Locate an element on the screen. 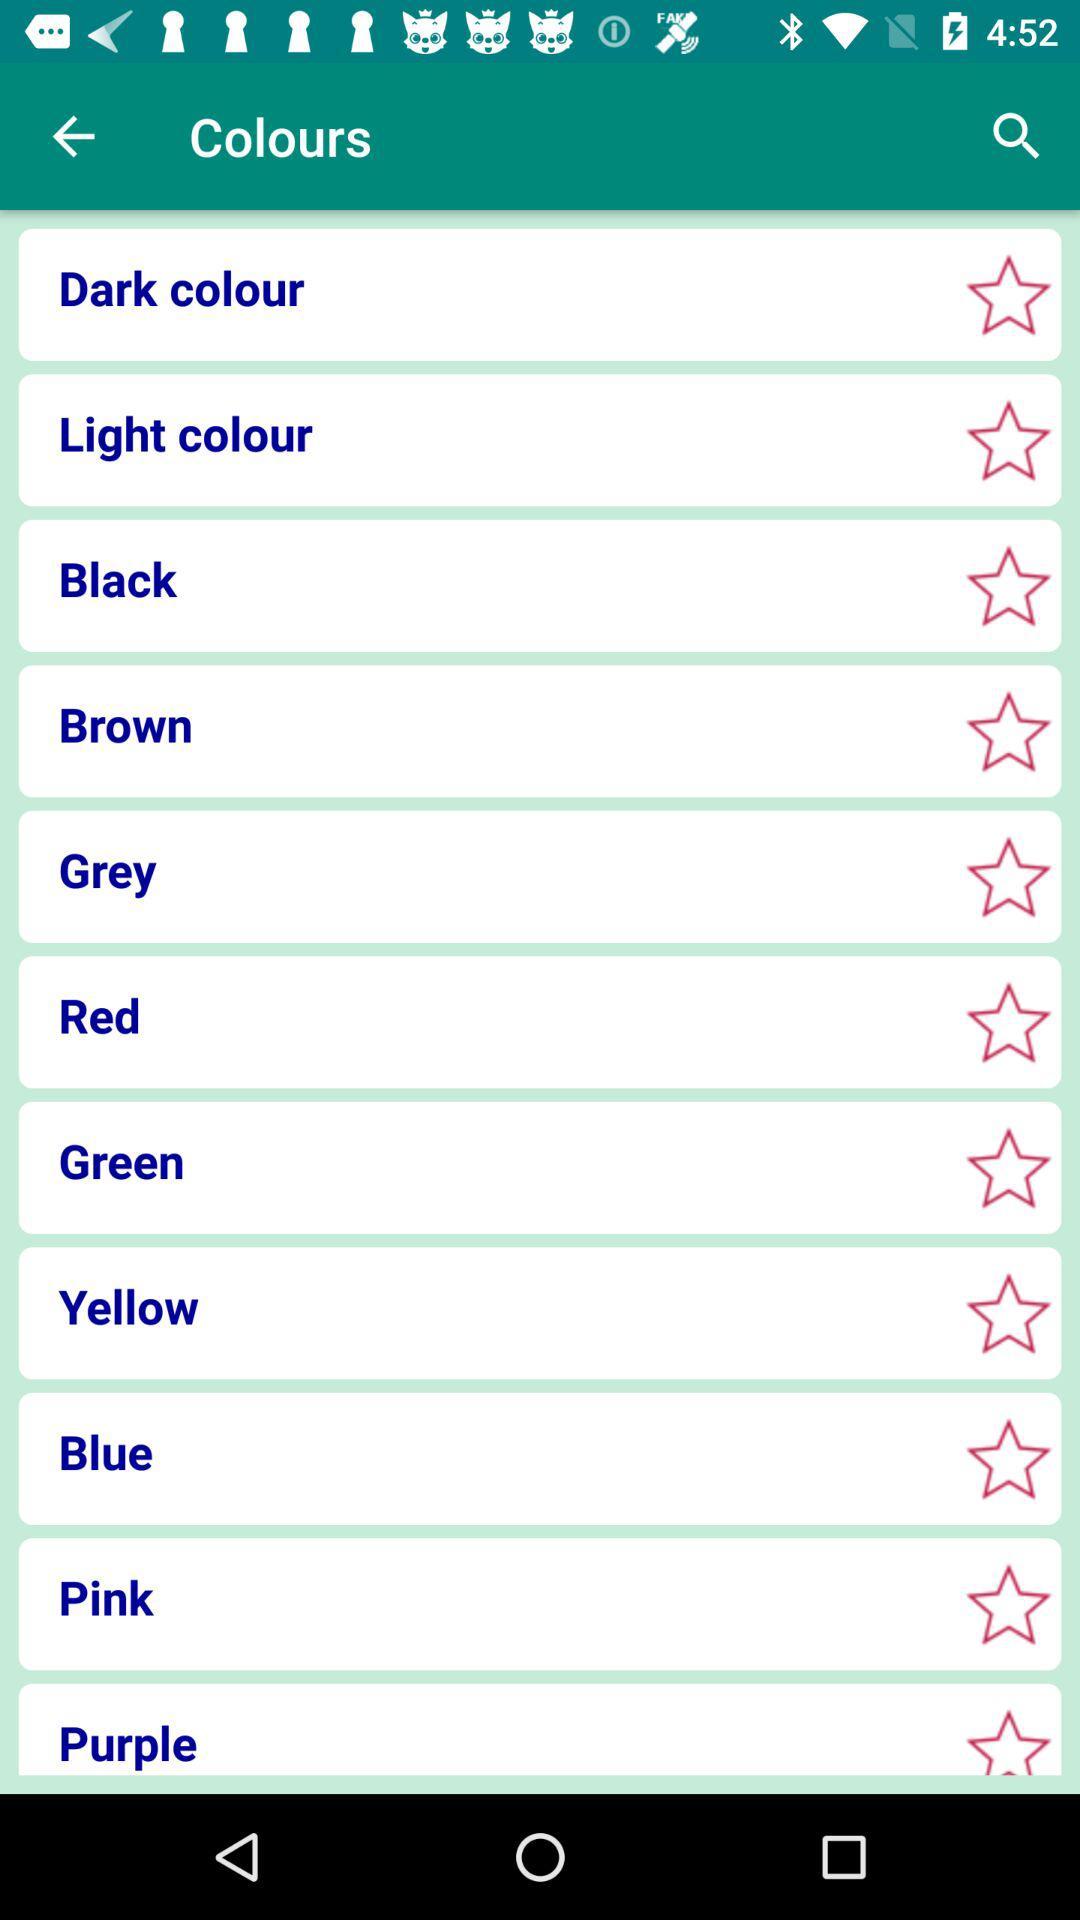 Image resolution: width=1080 pixels, height=1920 pixels. favorite is located at coordinates (1008, 1604).